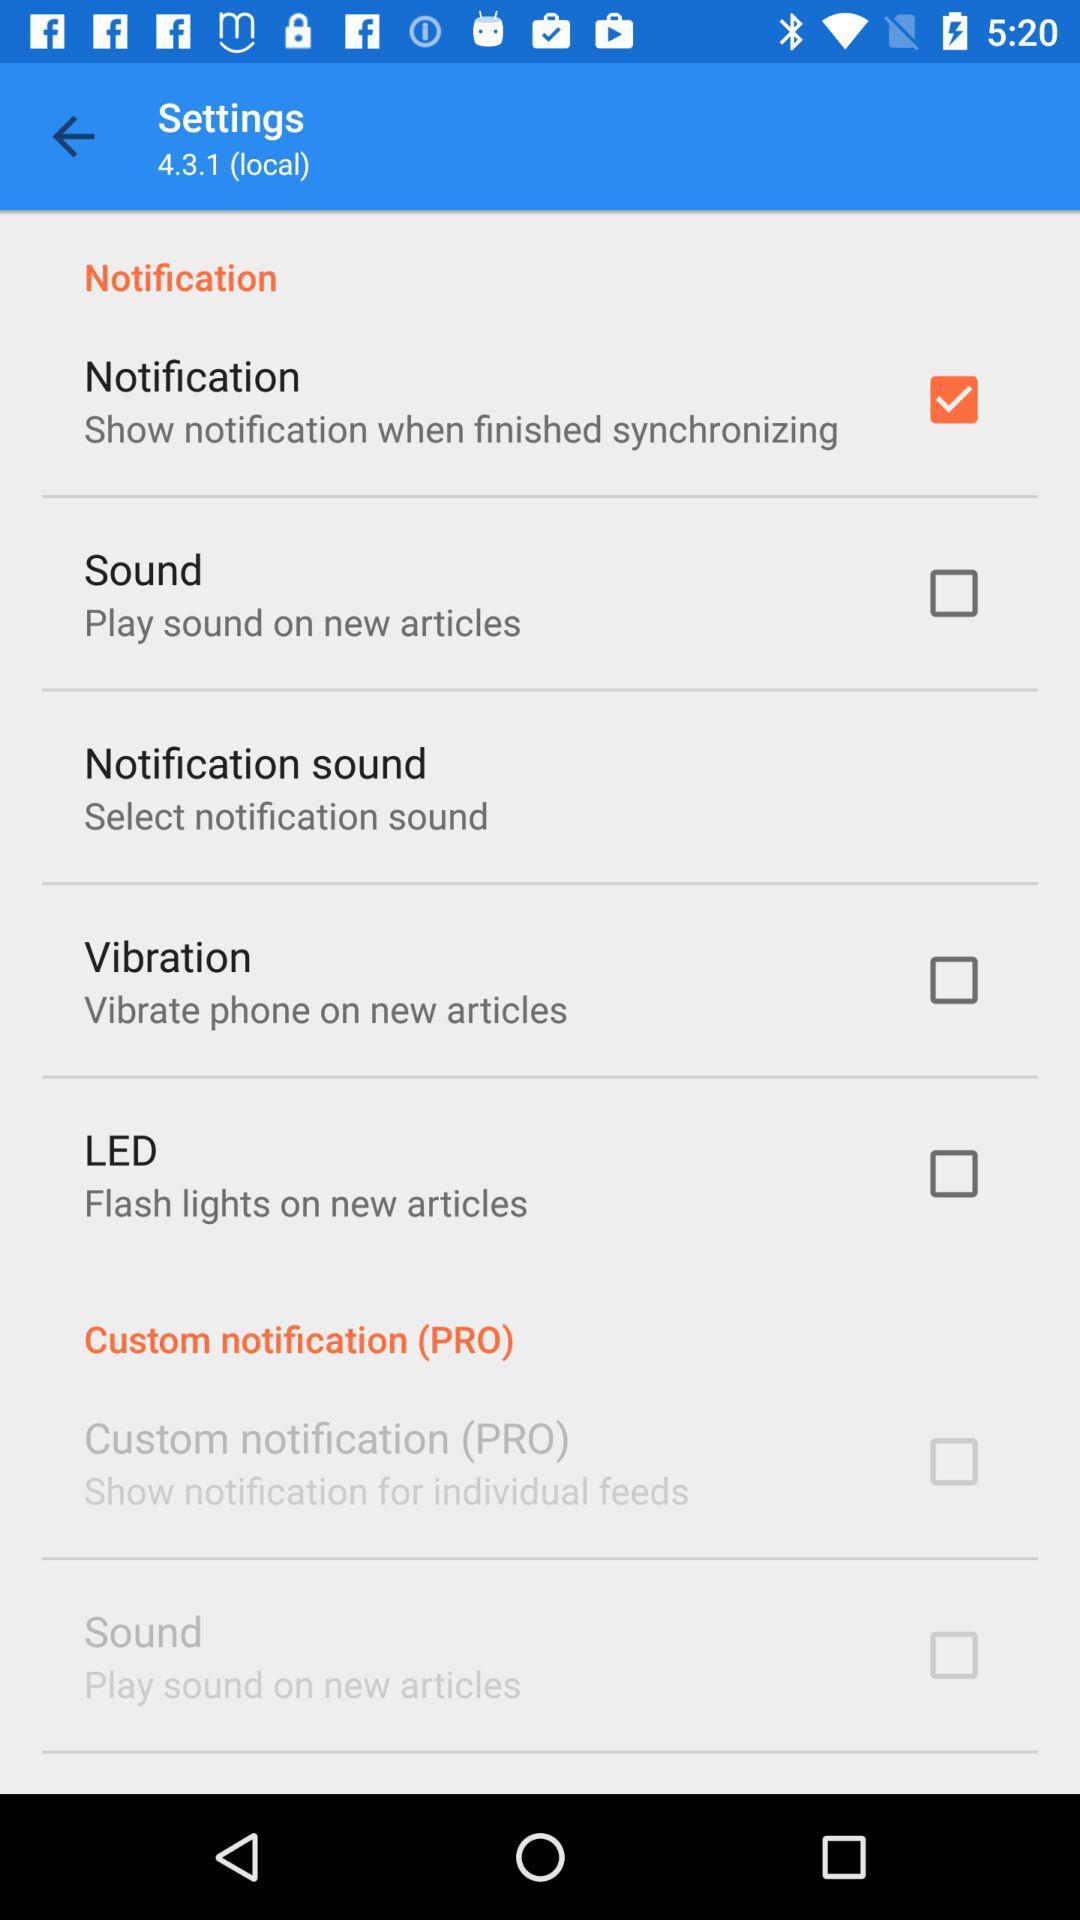  I want to click on the item below the select notification sound, so click(167, 954).